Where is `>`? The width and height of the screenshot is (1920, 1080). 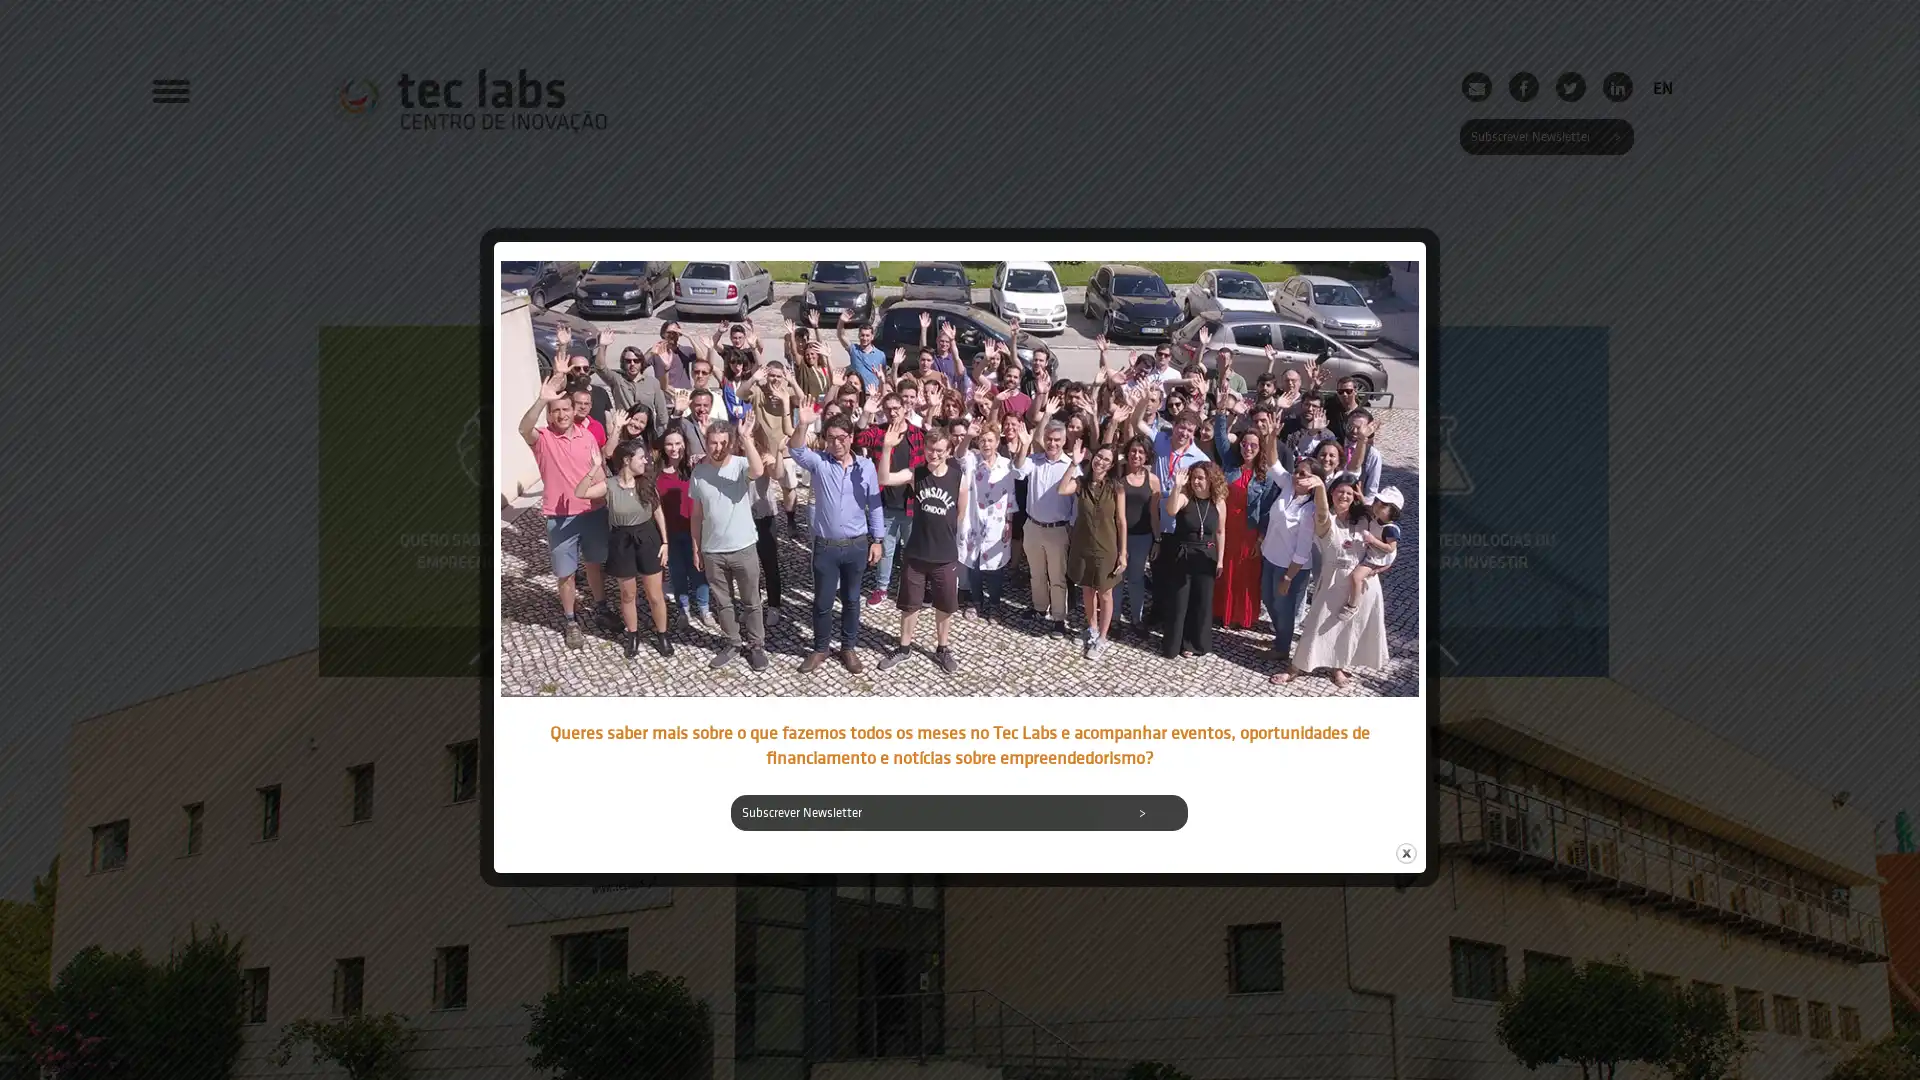 > is located at coordinates (1142, 812).